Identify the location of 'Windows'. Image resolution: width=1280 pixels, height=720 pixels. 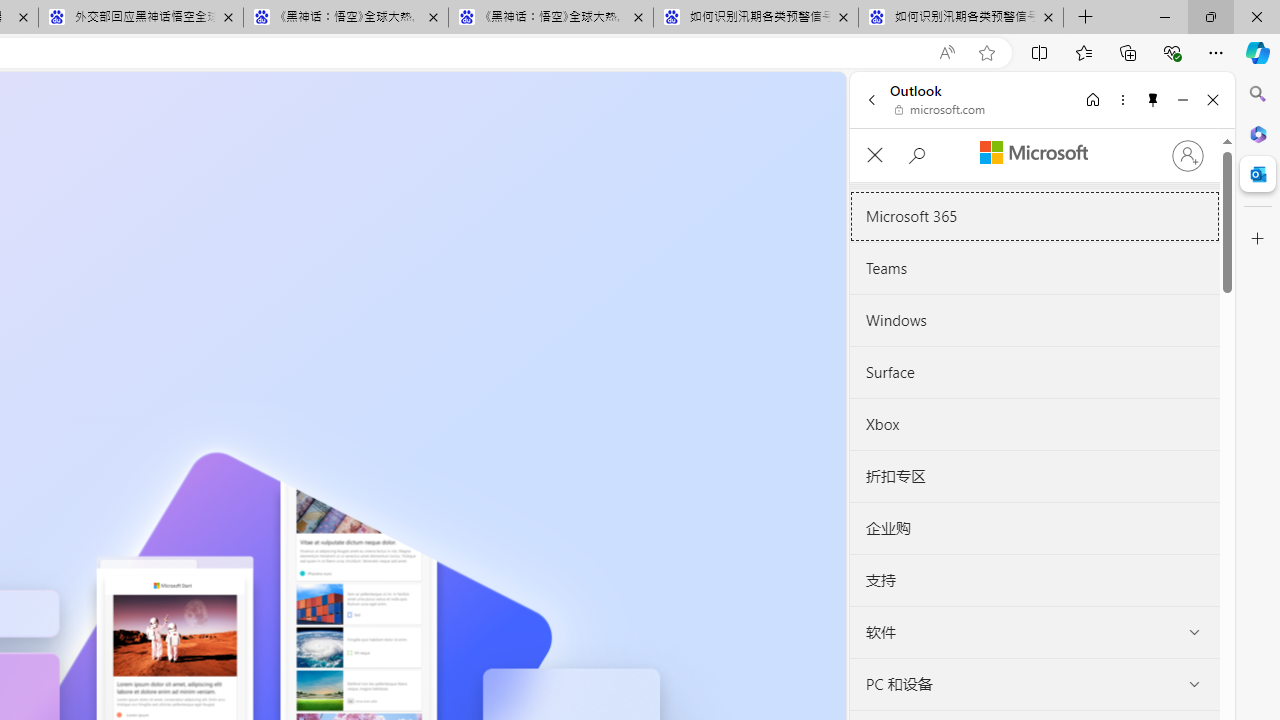
(1034, 319).